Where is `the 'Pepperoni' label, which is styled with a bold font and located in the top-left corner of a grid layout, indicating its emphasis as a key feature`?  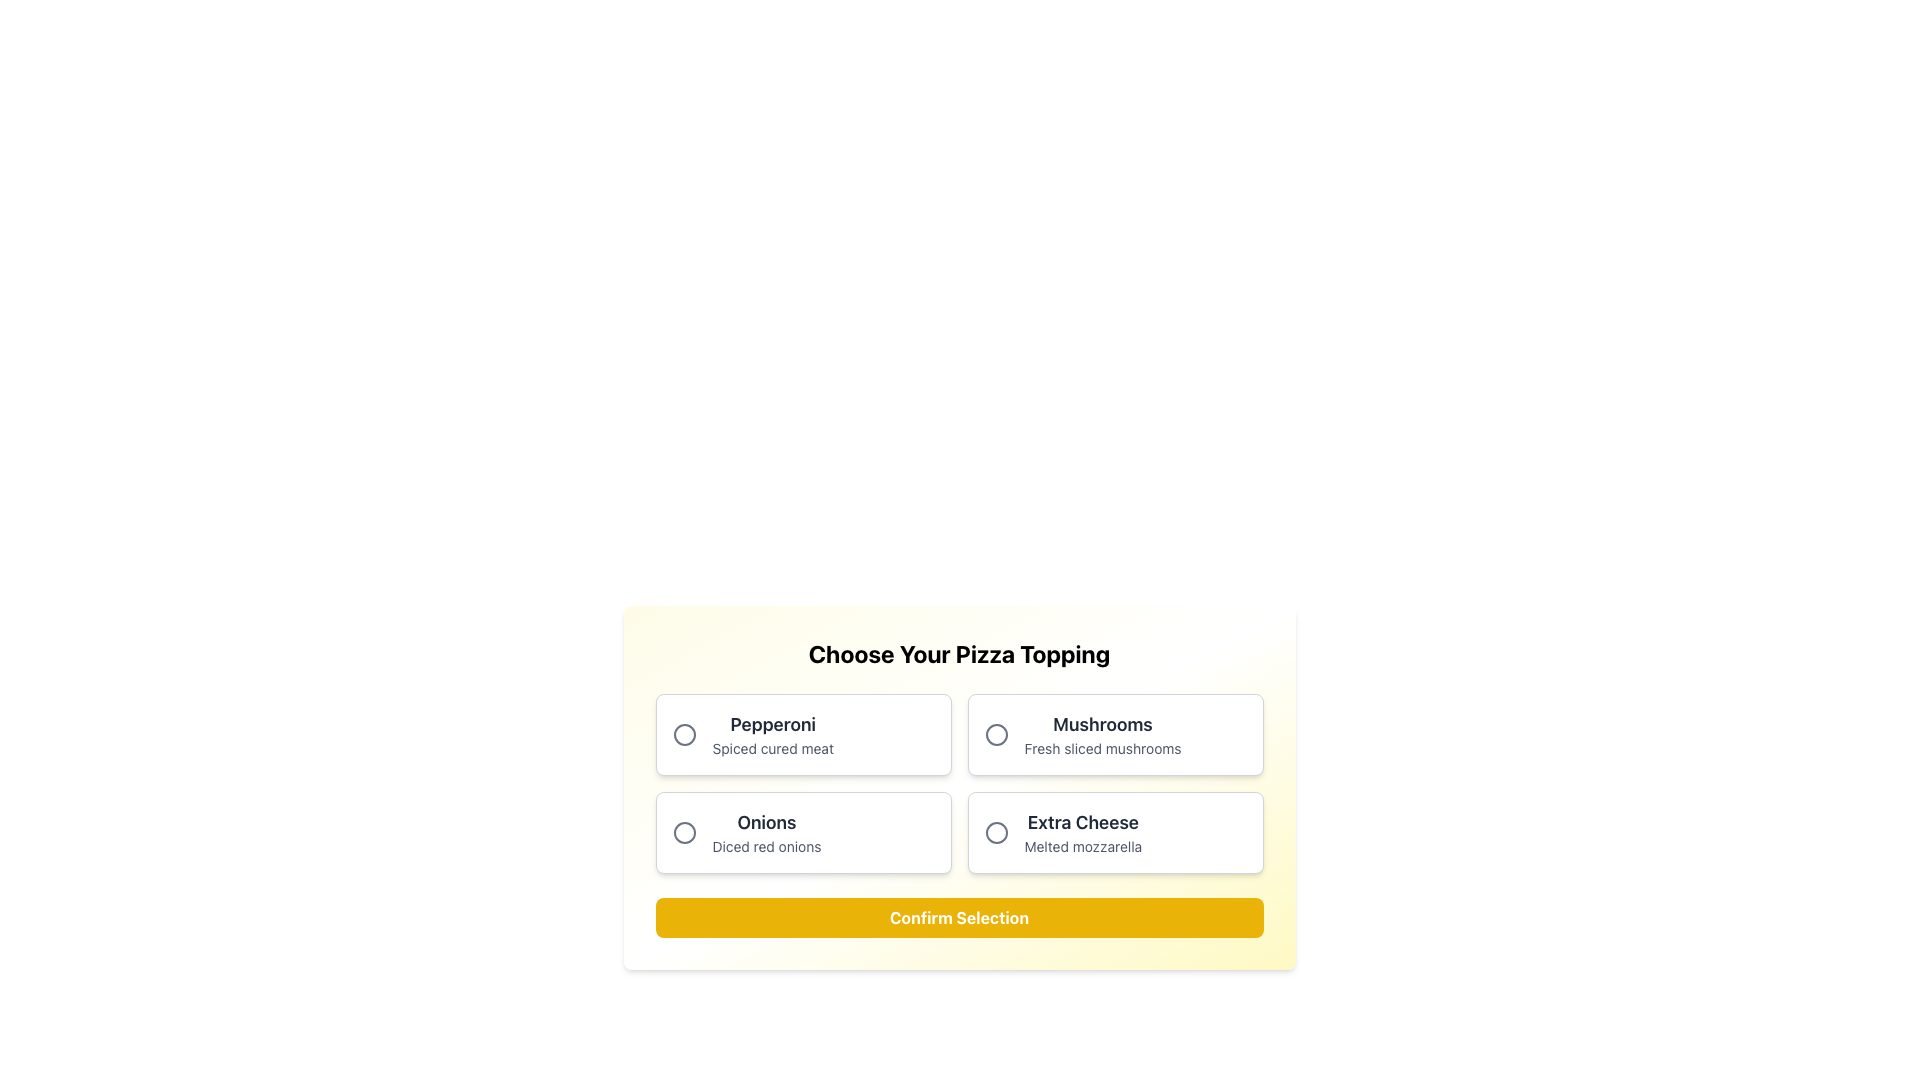
the 'Pepperoni' label, which is styled with a bold font and located in the top-left corner of a grid layout, indicating its emphasis as a key feature is located at coordinates (772, 725).